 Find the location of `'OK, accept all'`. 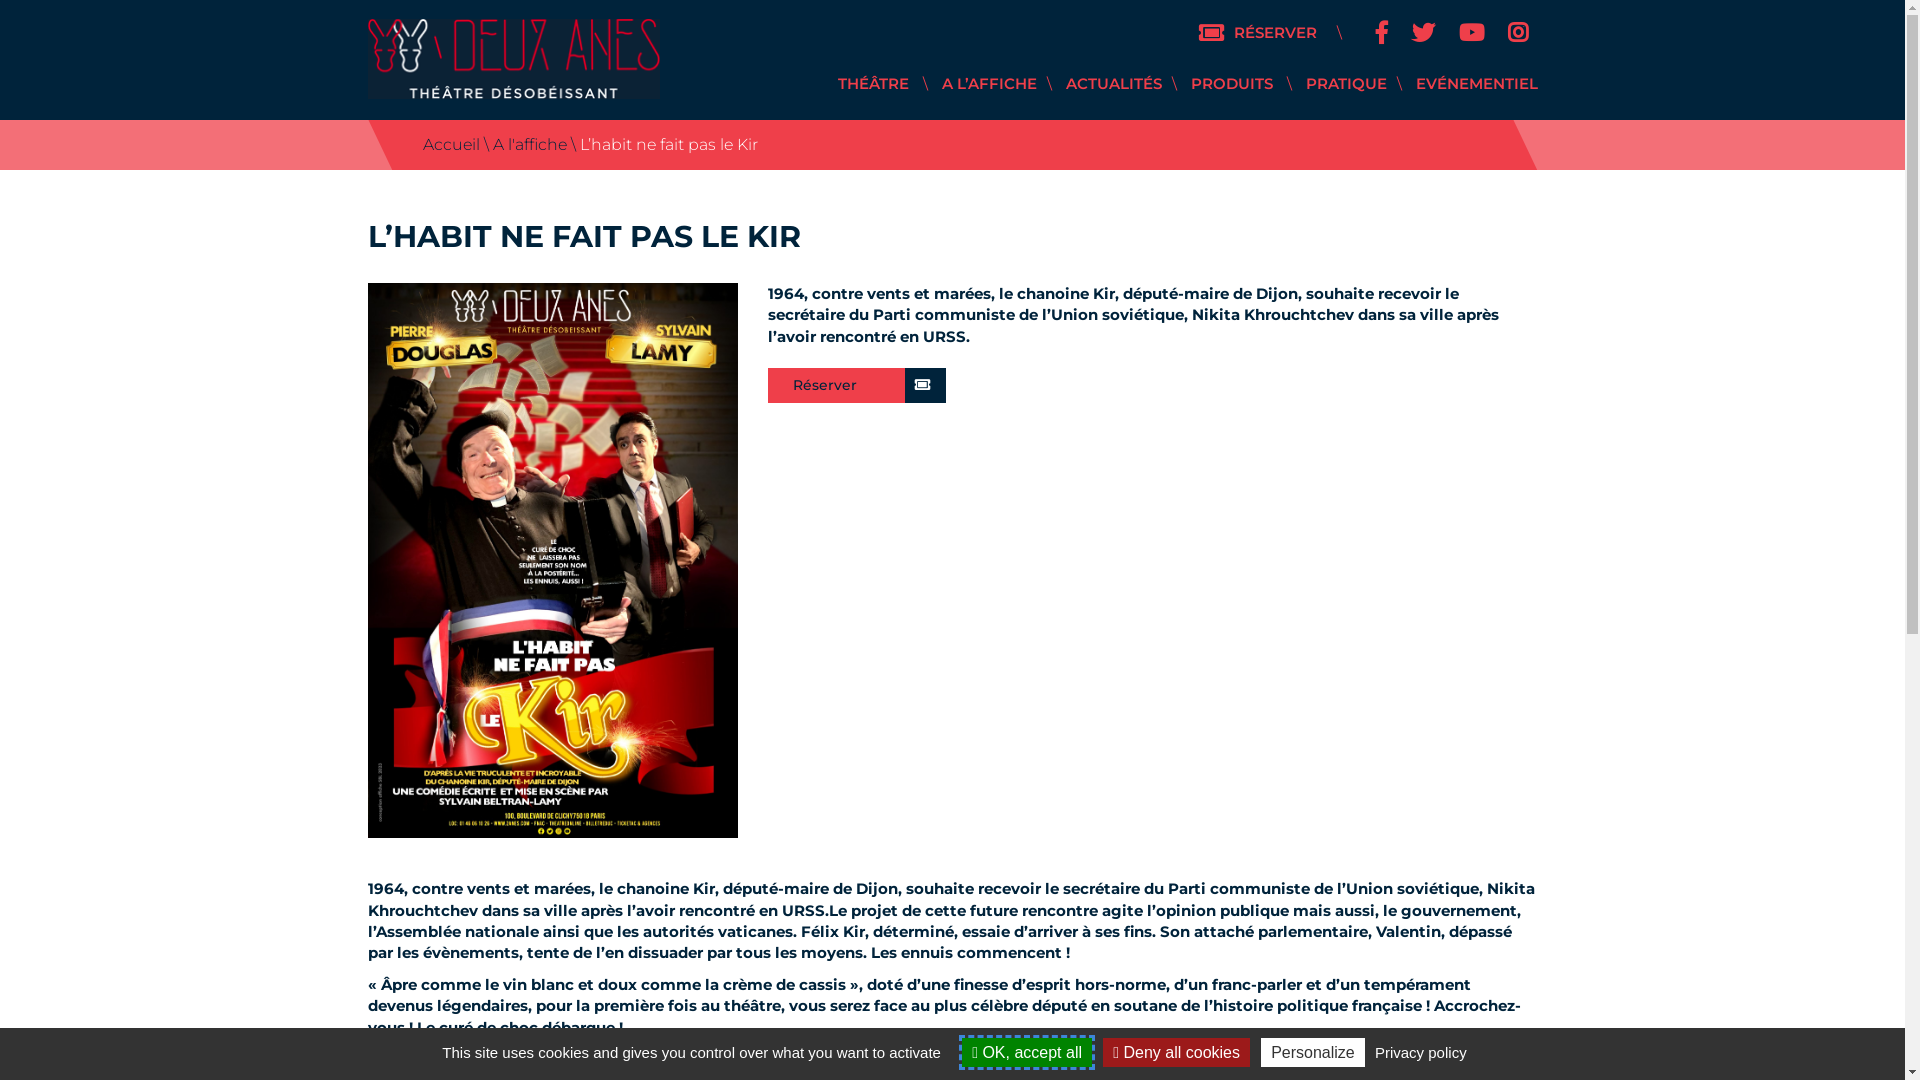

'OK, accept all' is located at coordinates (961, 1051).